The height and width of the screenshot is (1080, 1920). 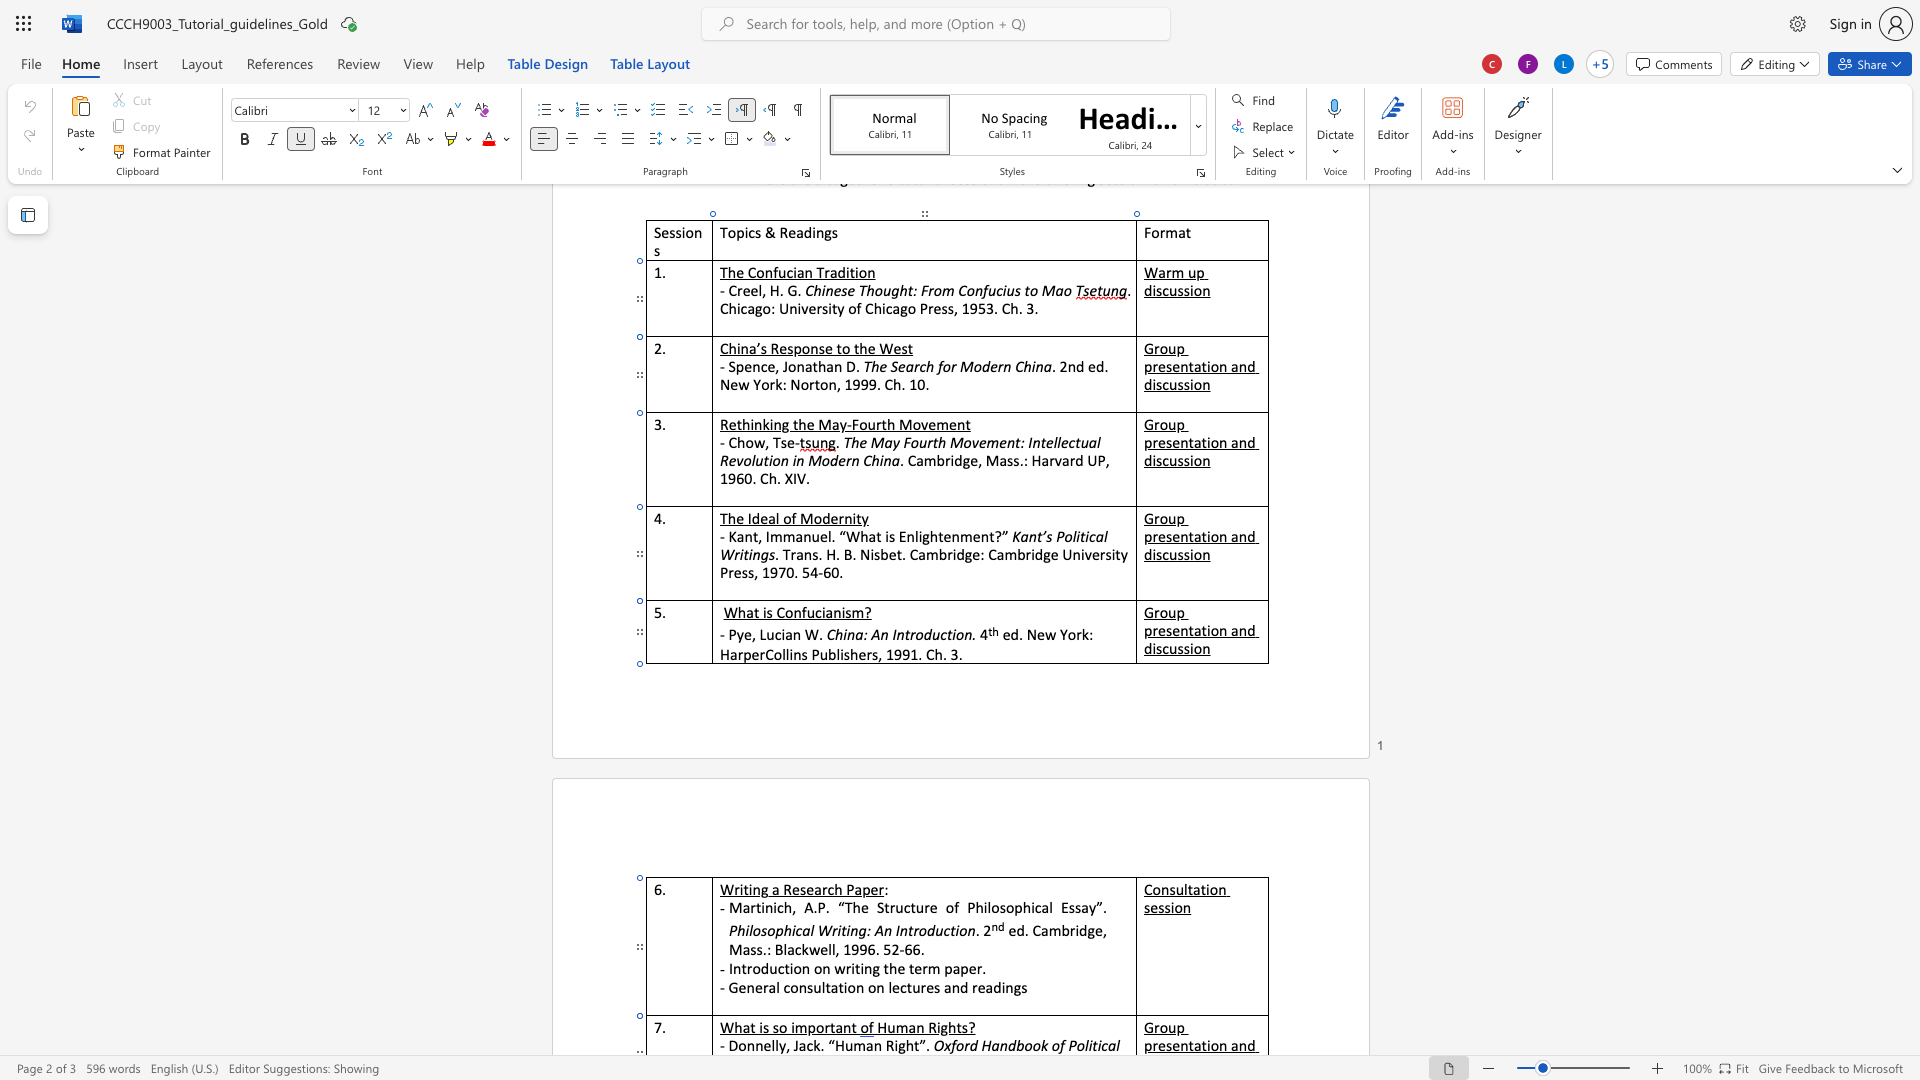 What do you see at coordinates (882, 907) in the screenshot?
I see `the space between the continuous character "S" and "t" in the text` at bounding box center [882, 907].